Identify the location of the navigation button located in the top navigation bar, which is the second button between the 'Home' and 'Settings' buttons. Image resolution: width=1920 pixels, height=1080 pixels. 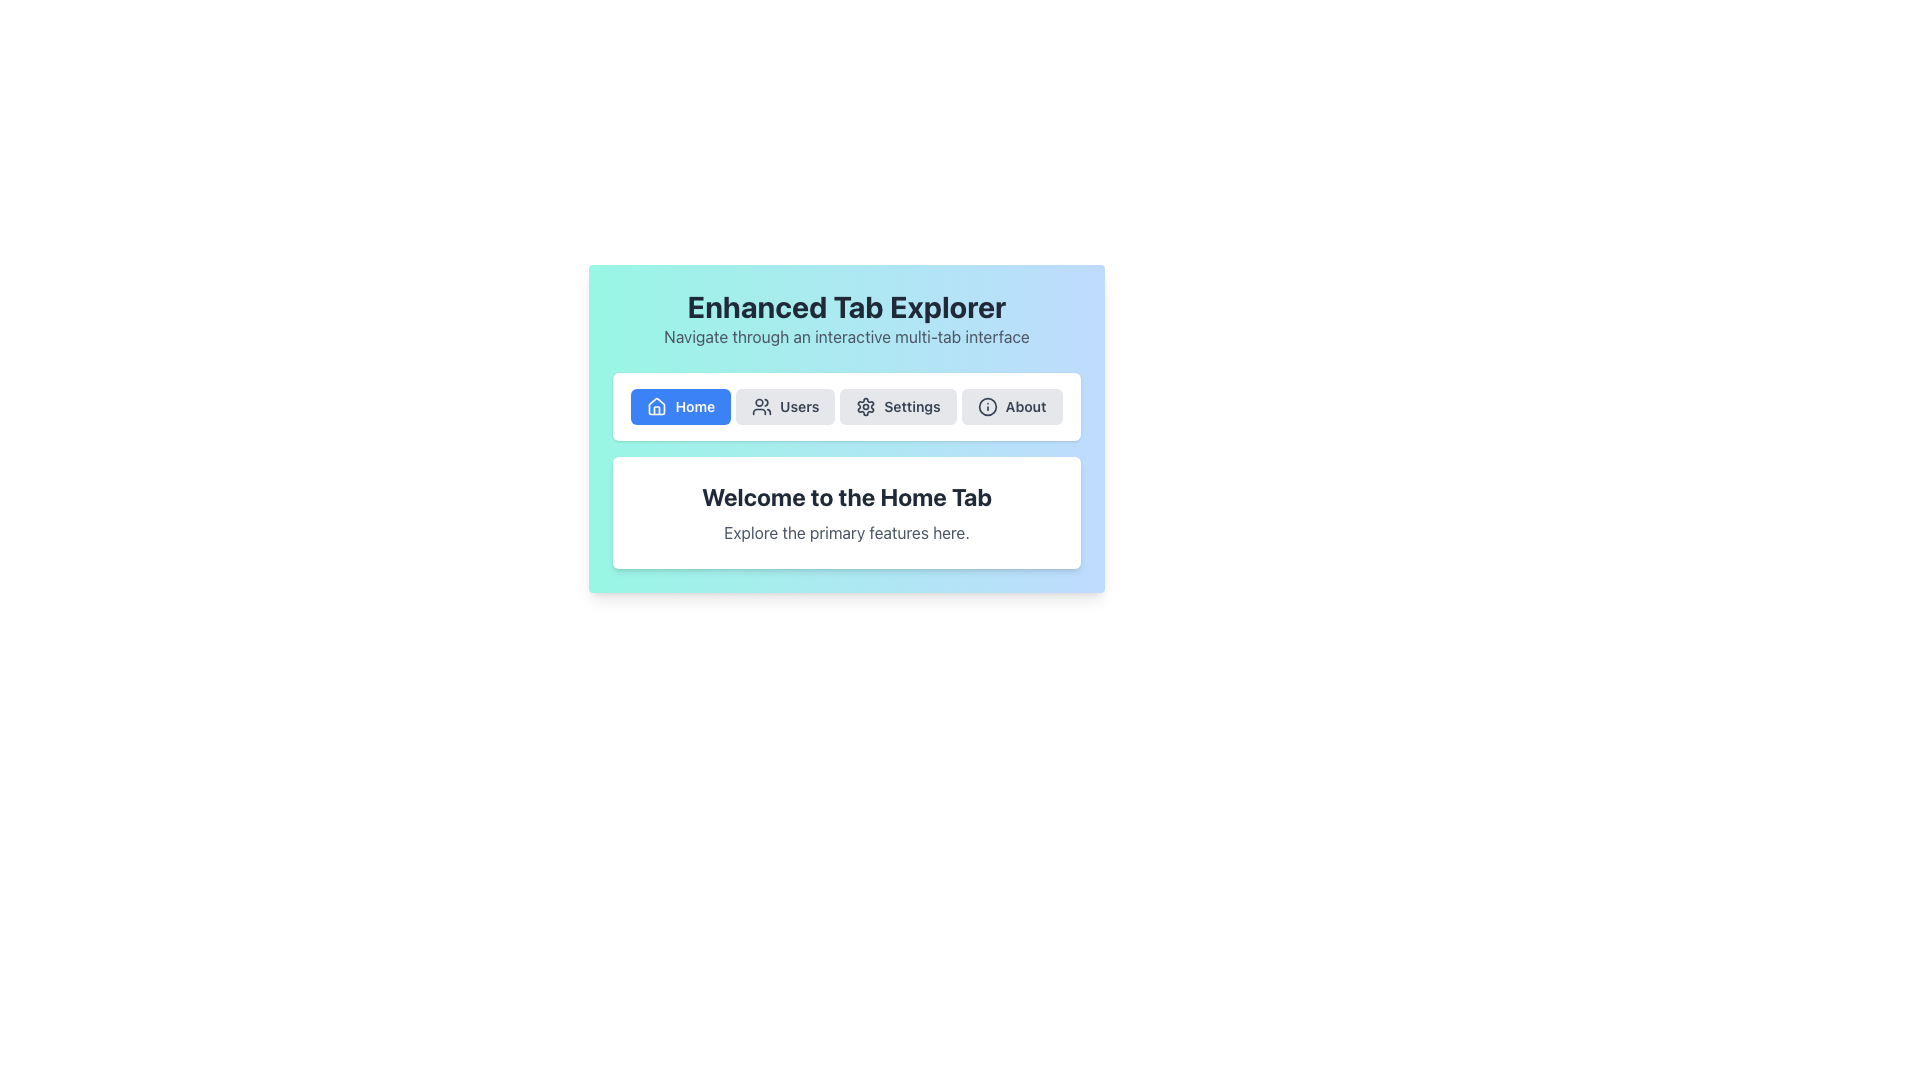
(784, 406).